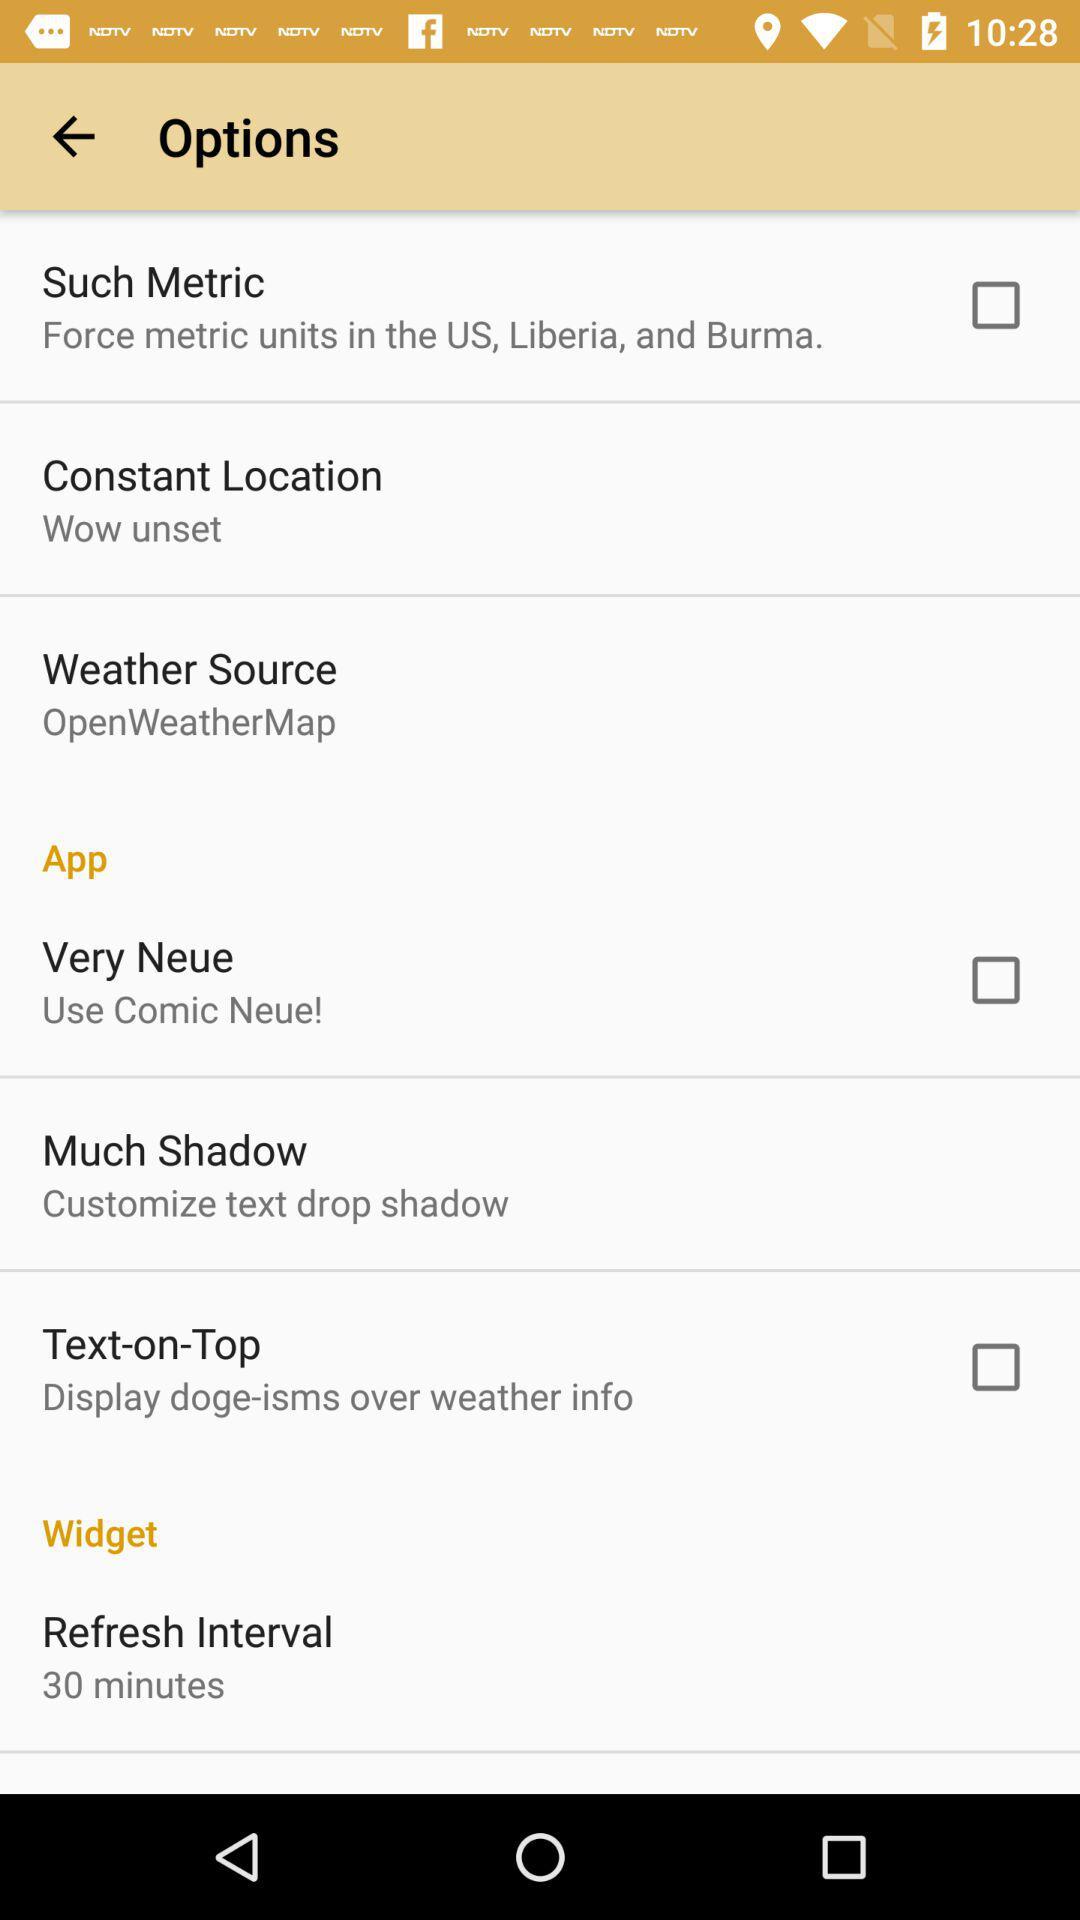 This screenshot has width=1080, height=1920. I want to click on app to the left of options item, so click(72, 135).